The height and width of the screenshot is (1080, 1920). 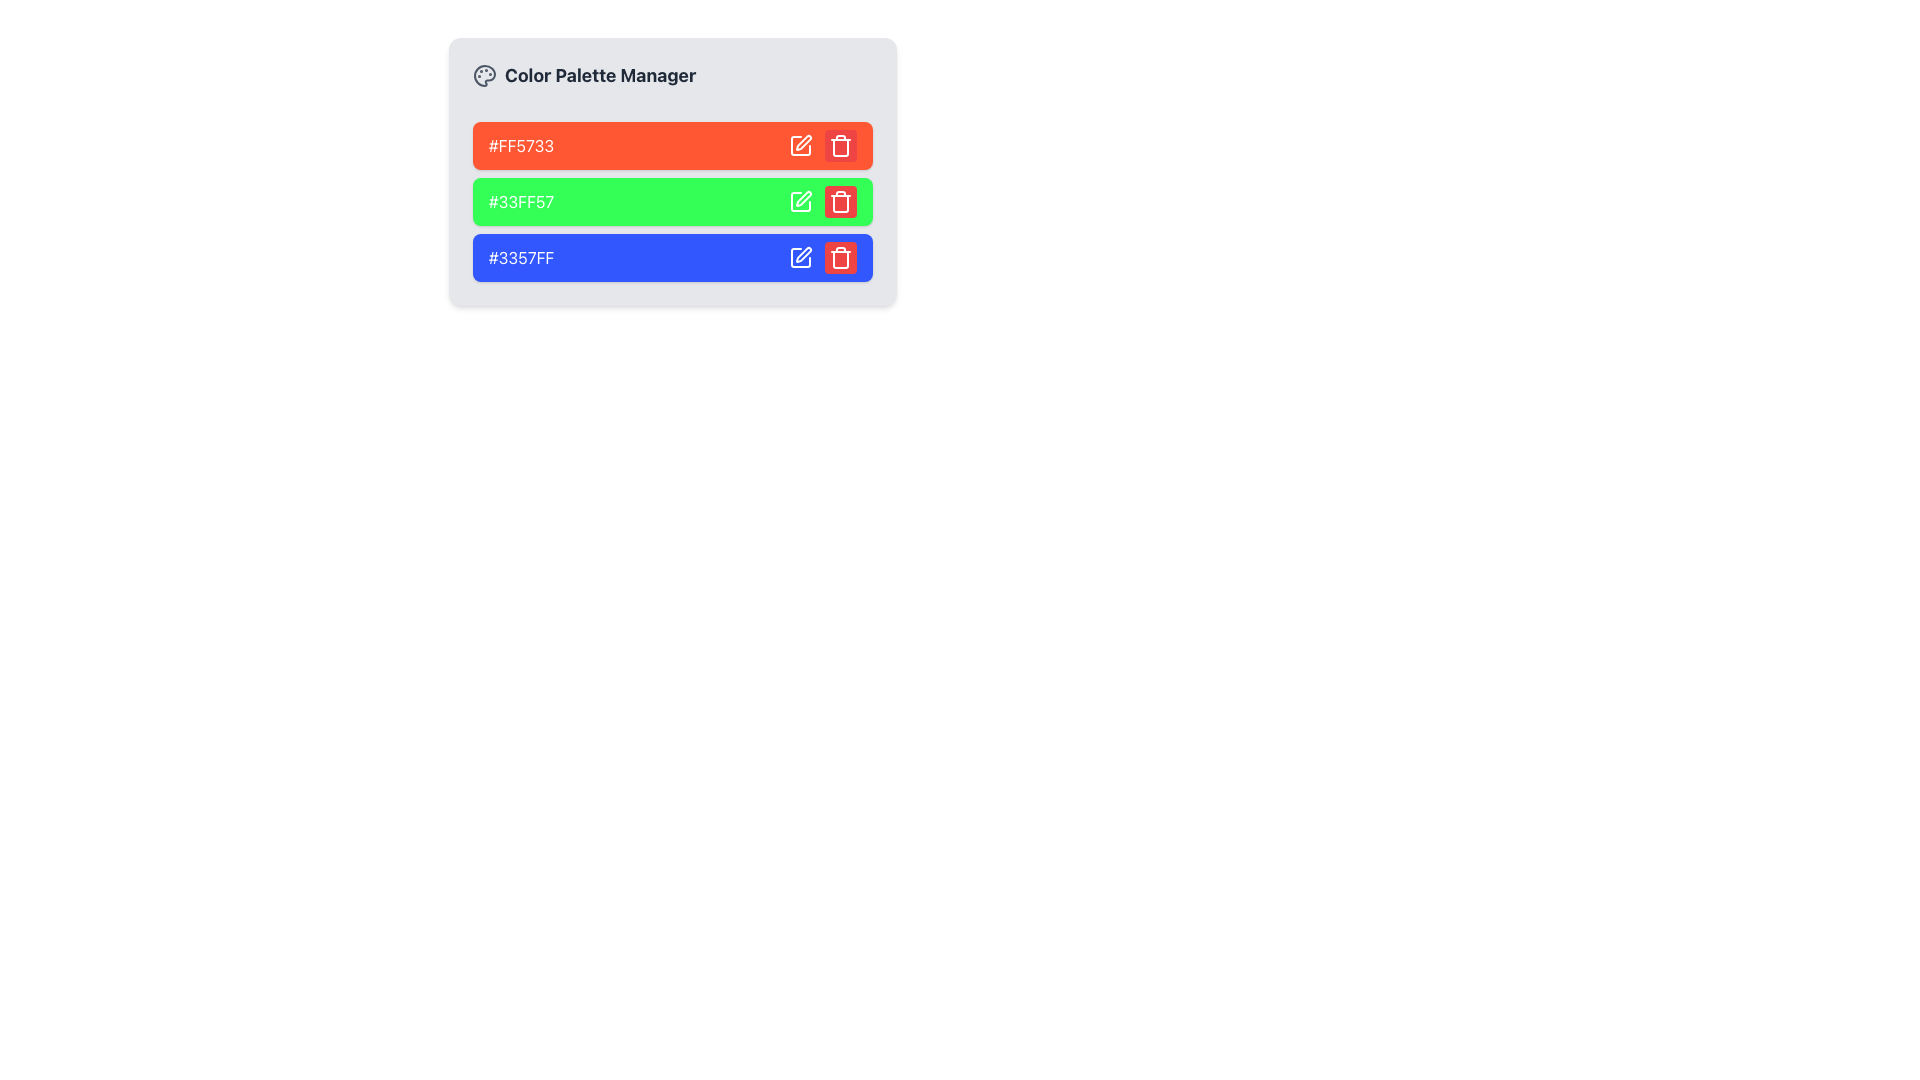 What do you see at coordinates (484, 75) in the screenshot?
I see `the icon shaped like a palette, located in the header section of the 'Color Palette Manager', to the left of the text 'Color Palette Manager'` at bounding box center [484, 75].